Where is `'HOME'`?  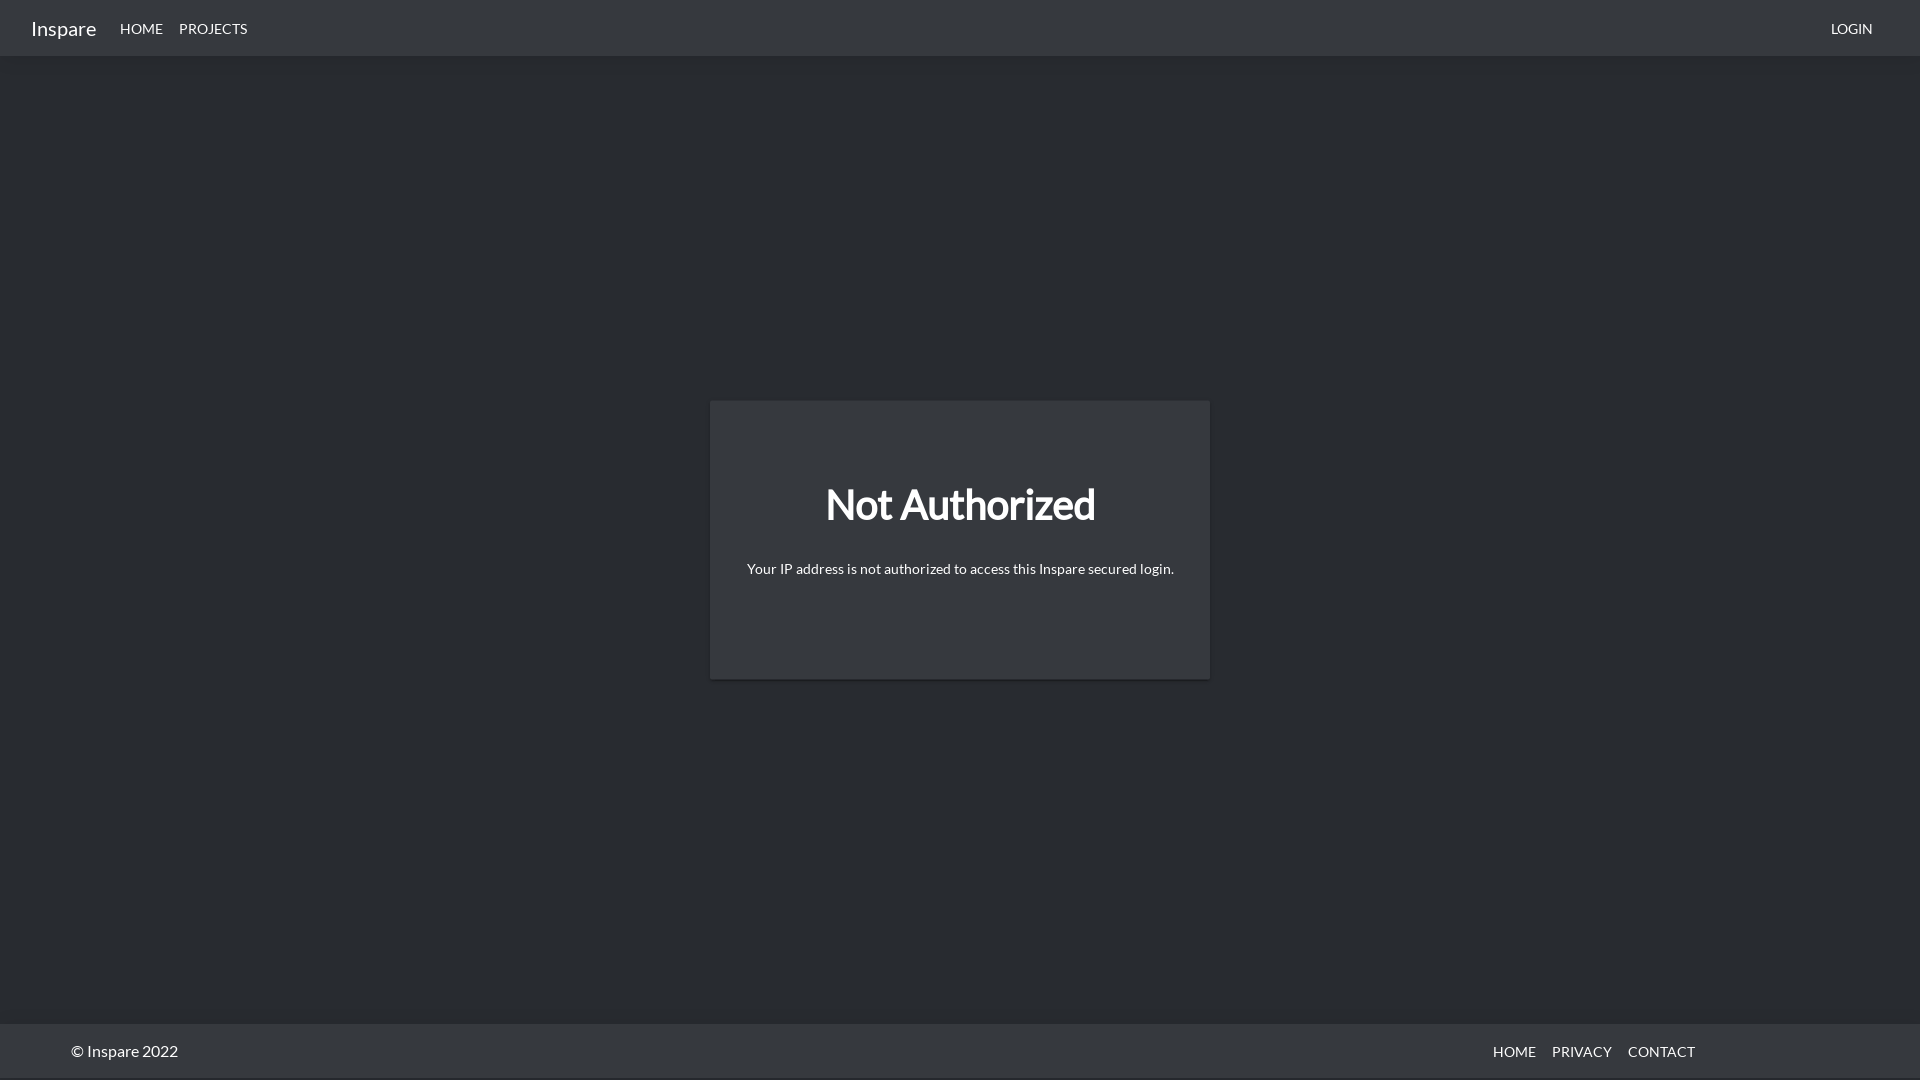
'HOME' is located at coordinates (1514, 1049).